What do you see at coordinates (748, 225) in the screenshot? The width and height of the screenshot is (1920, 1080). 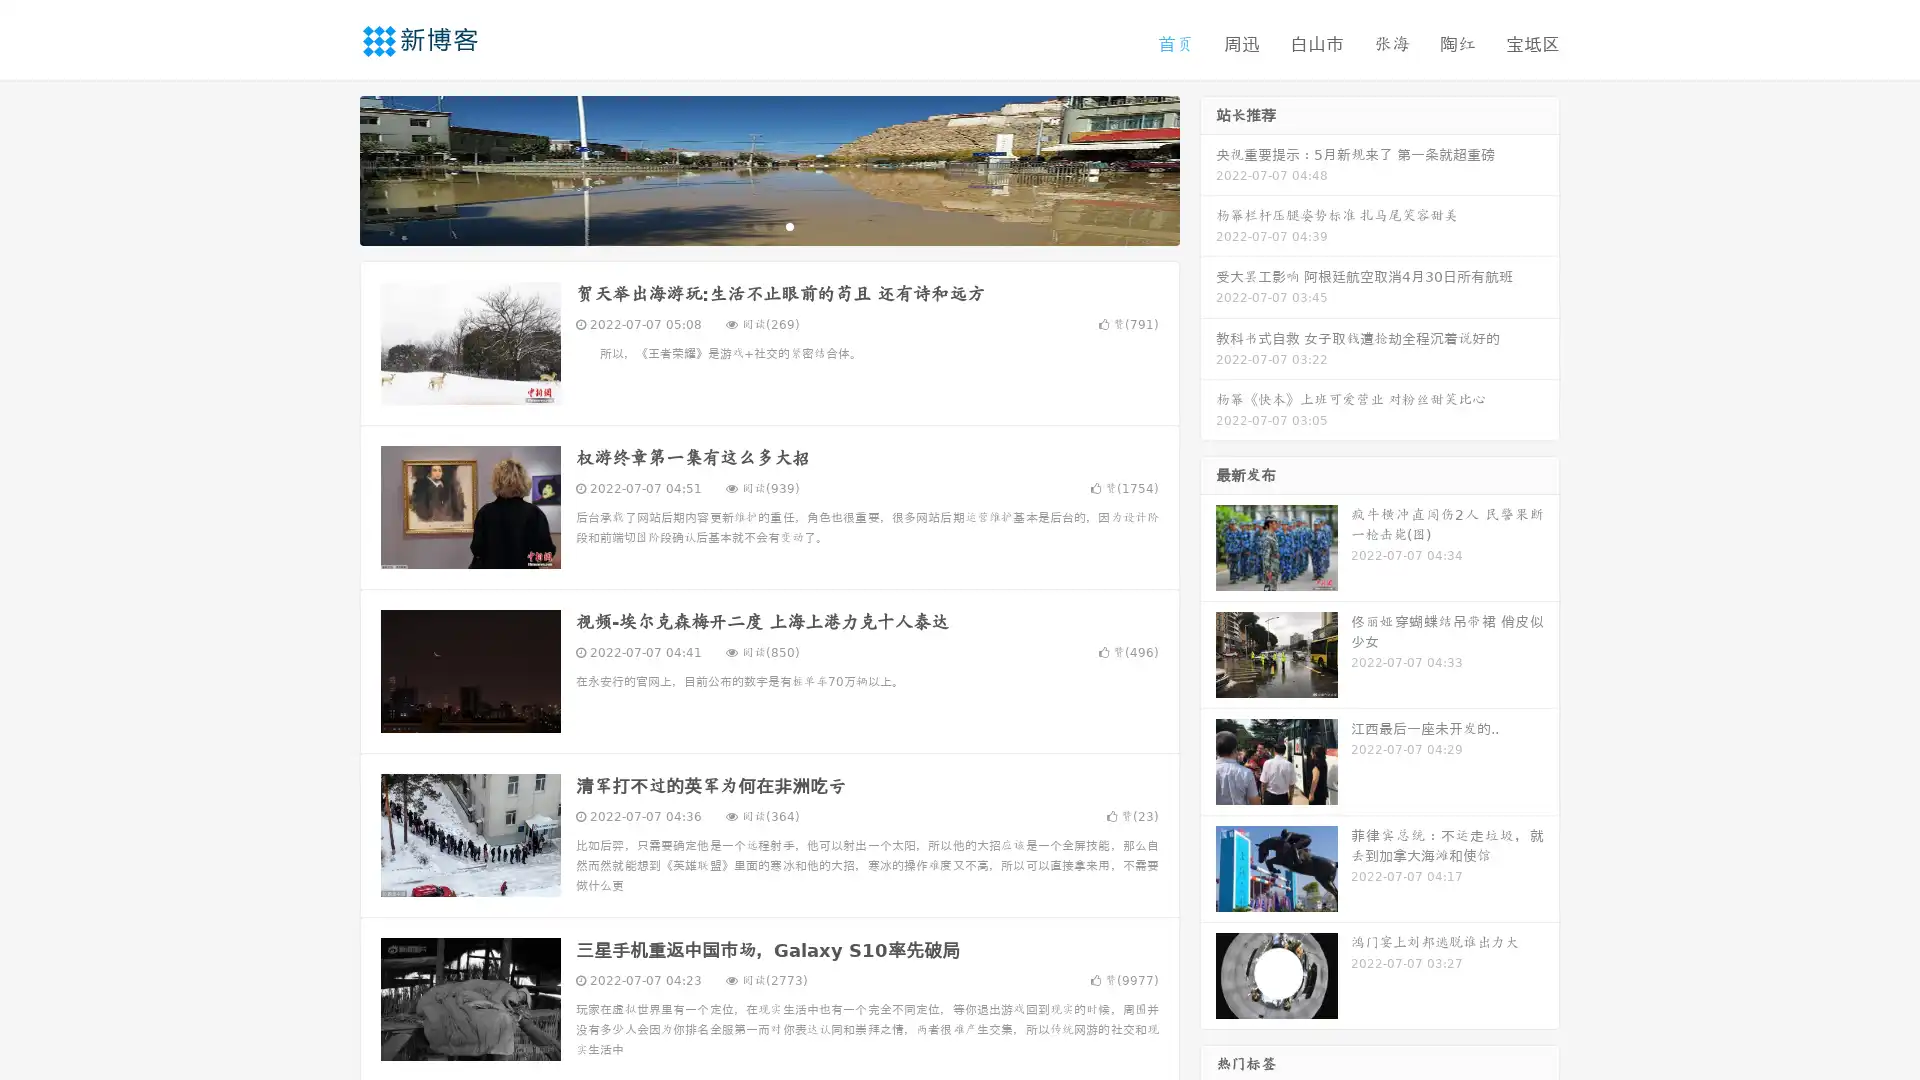 I see `Go to slide 1` at bounding box center [748, 225].